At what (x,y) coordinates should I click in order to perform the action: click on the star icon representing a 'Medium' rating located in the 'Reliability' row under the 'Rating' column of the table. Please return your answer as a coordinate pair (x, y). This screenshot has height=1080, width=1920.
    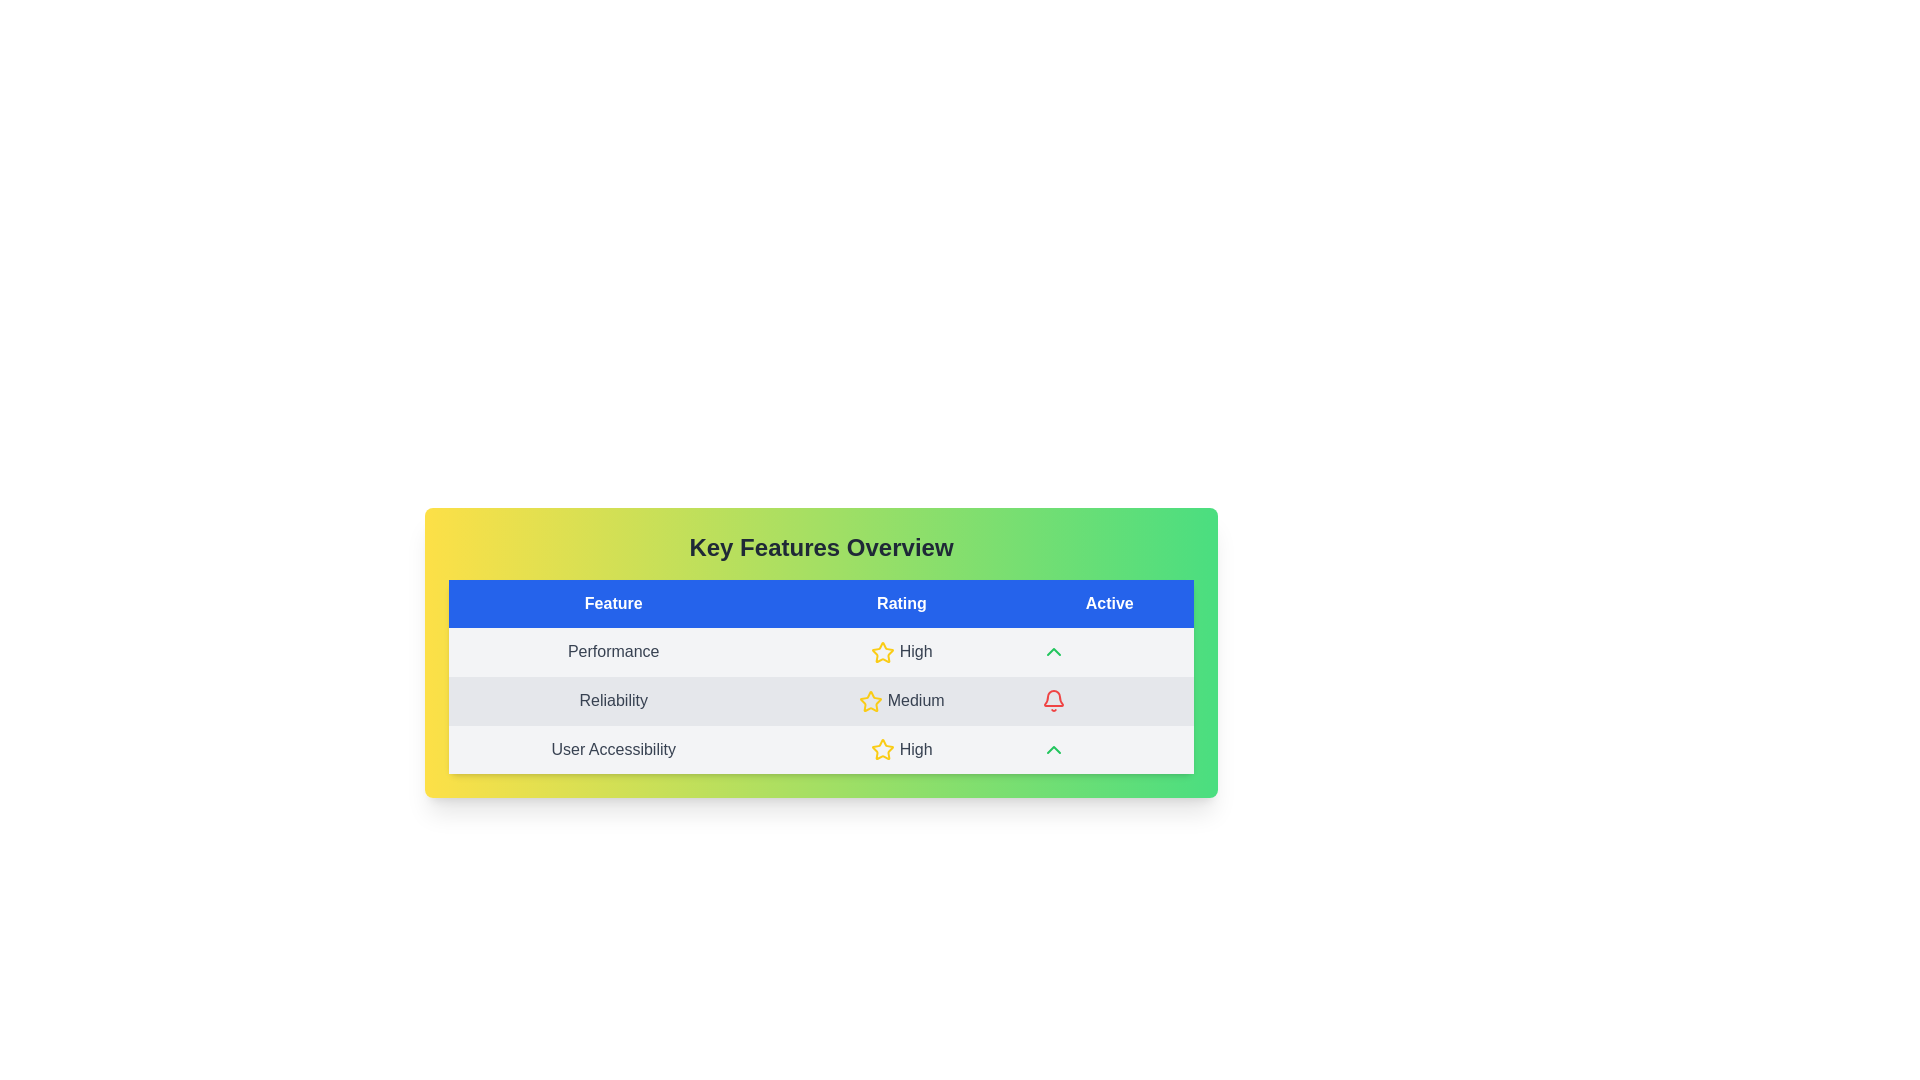
    Looking at the image, I should click on (871, 700).